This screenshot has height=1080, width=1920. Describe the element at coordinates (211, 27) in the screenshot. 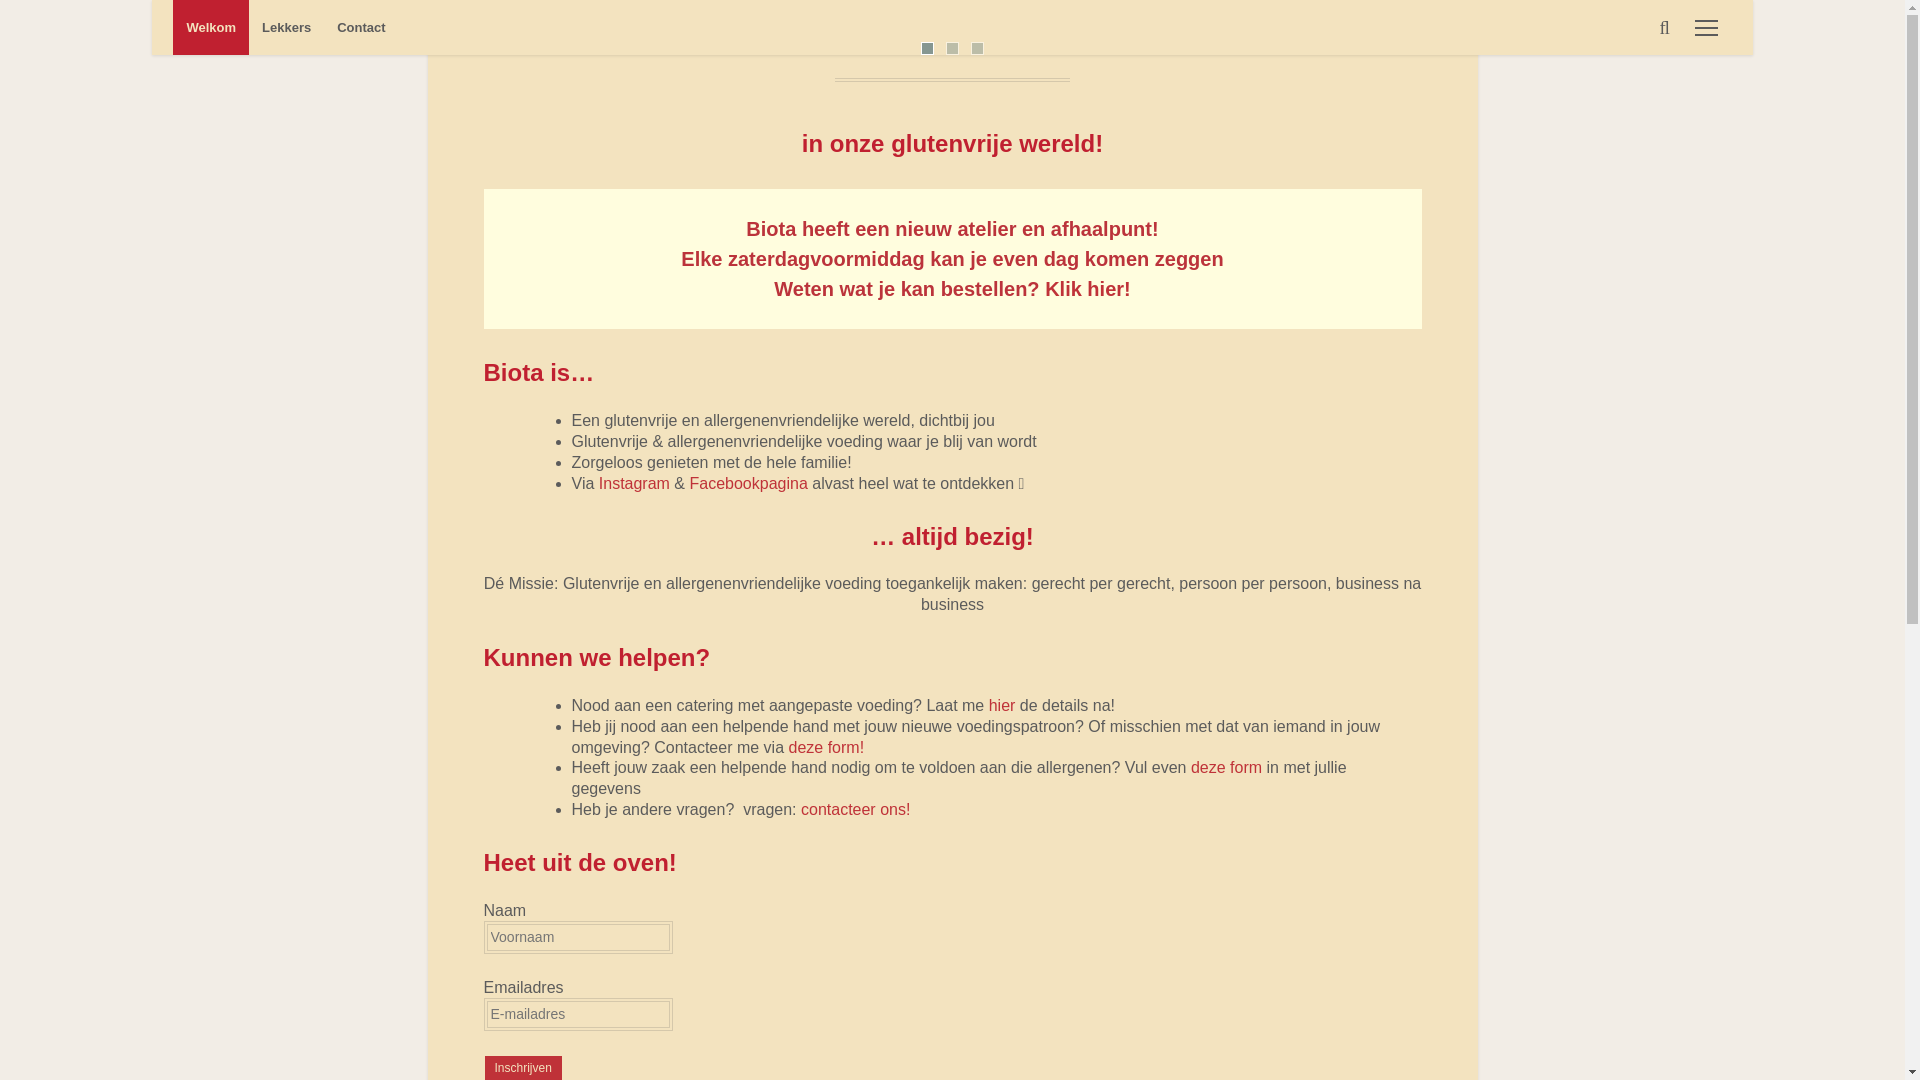

I see `'Welkom'` at that location.